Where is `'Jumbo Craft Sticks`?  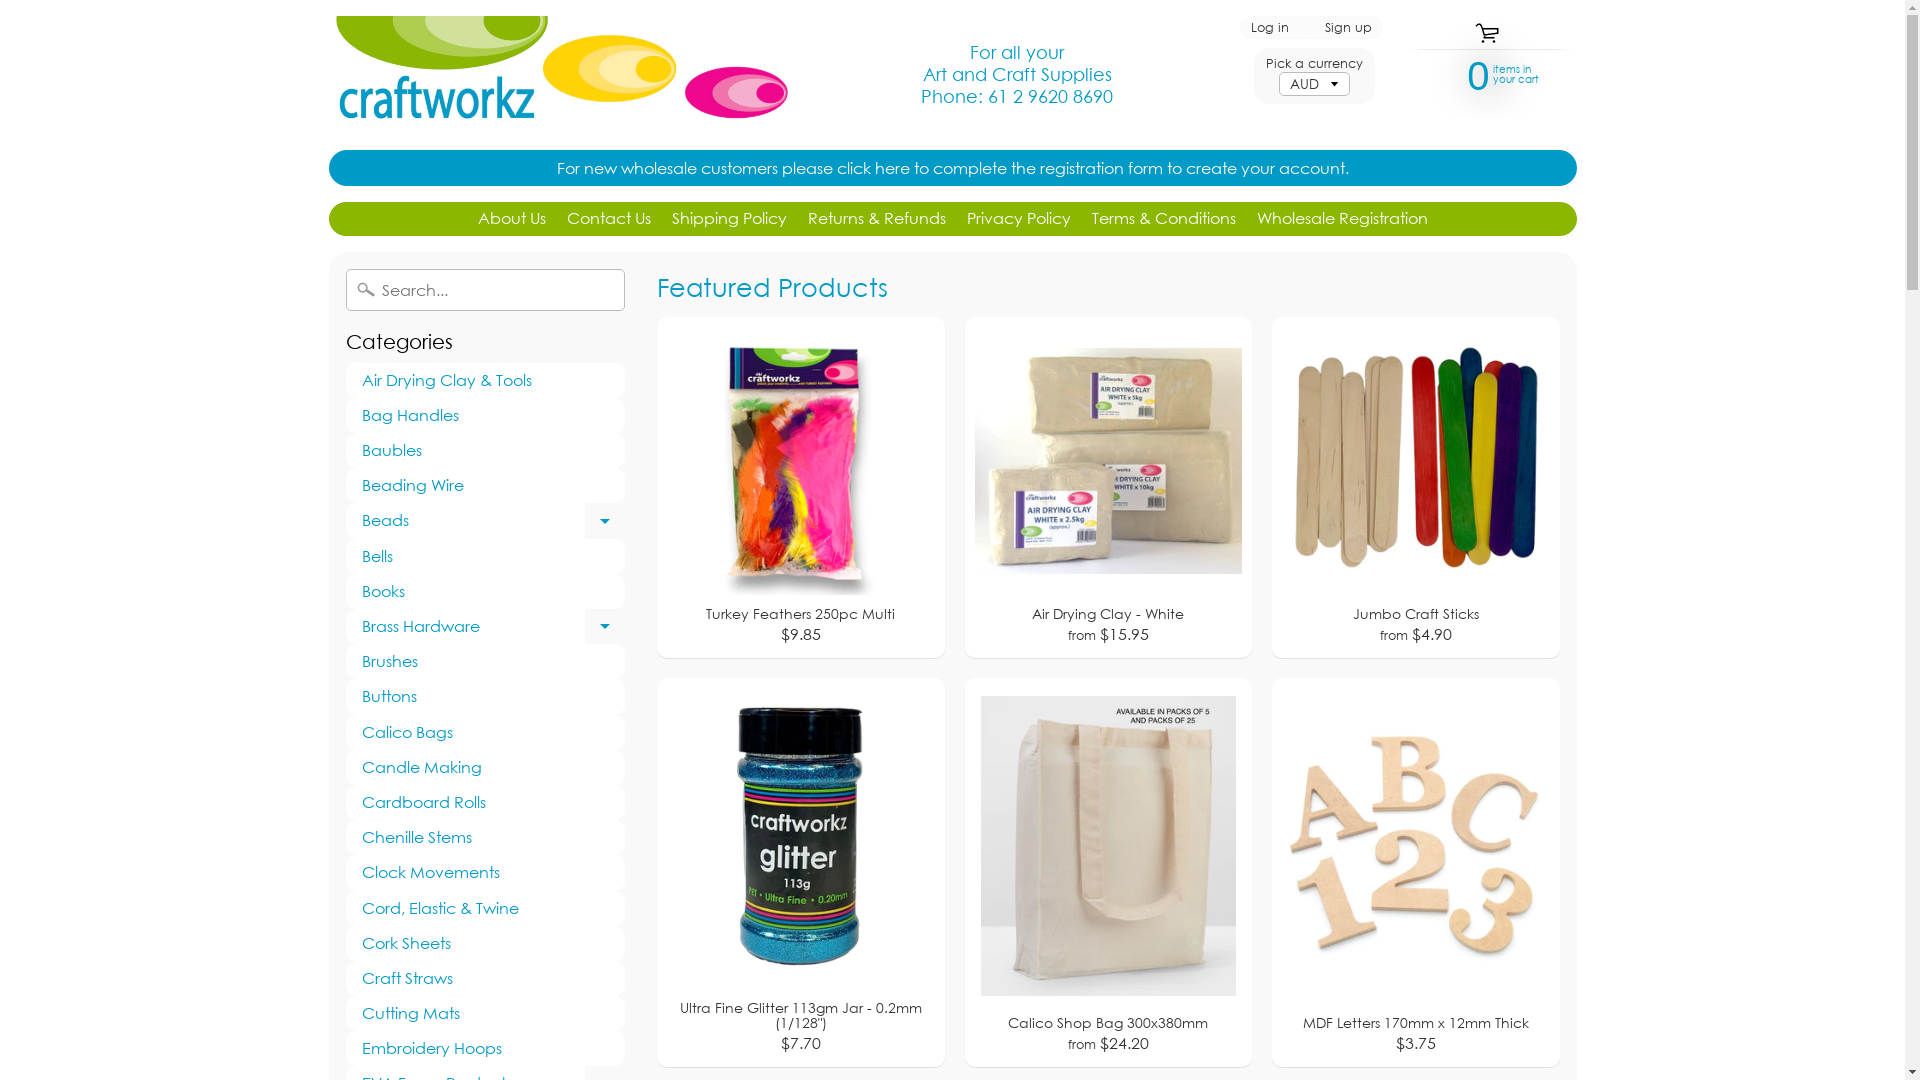
'Jumbo Craft Sticks is located at coordinates (1415, 487).